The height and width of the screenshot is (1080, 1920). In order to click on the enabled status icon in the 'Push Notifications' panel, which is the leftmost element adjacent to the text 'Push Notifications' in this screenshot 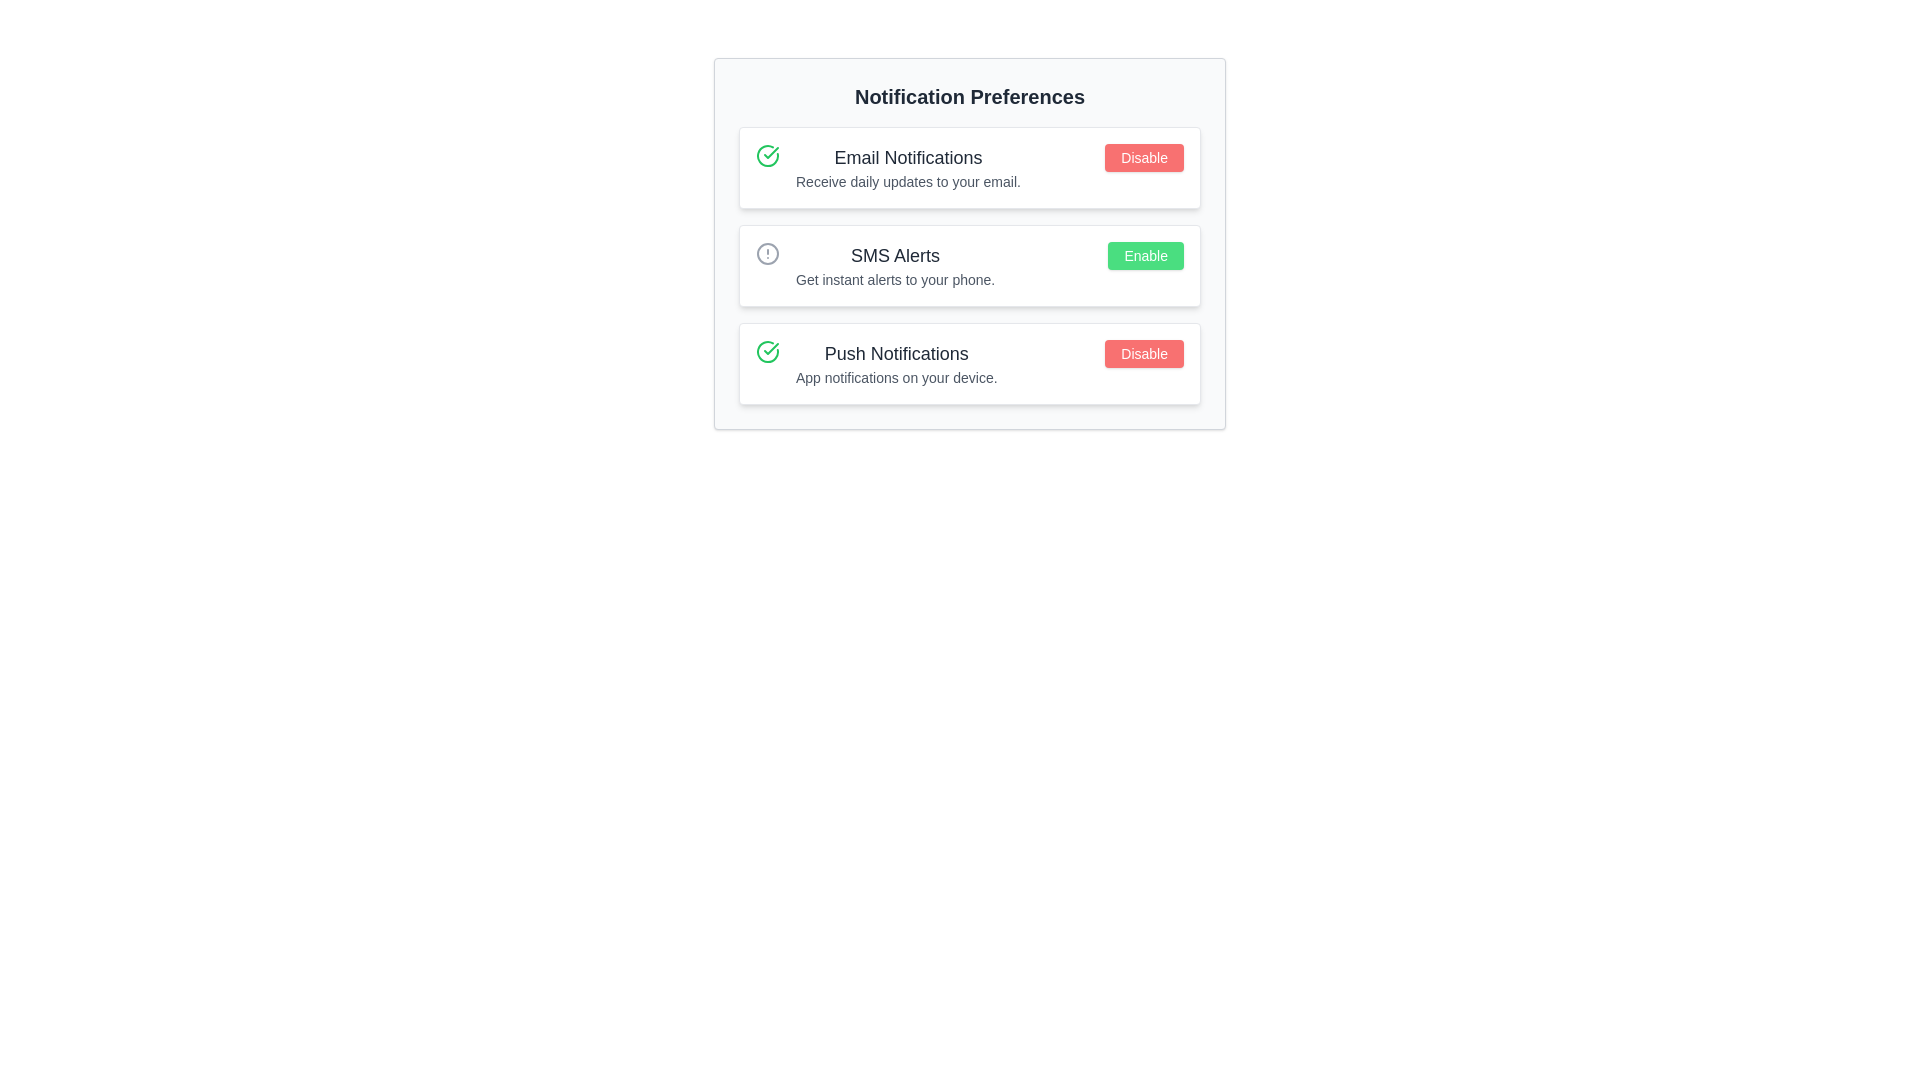, I will do `click(767, 350)`.